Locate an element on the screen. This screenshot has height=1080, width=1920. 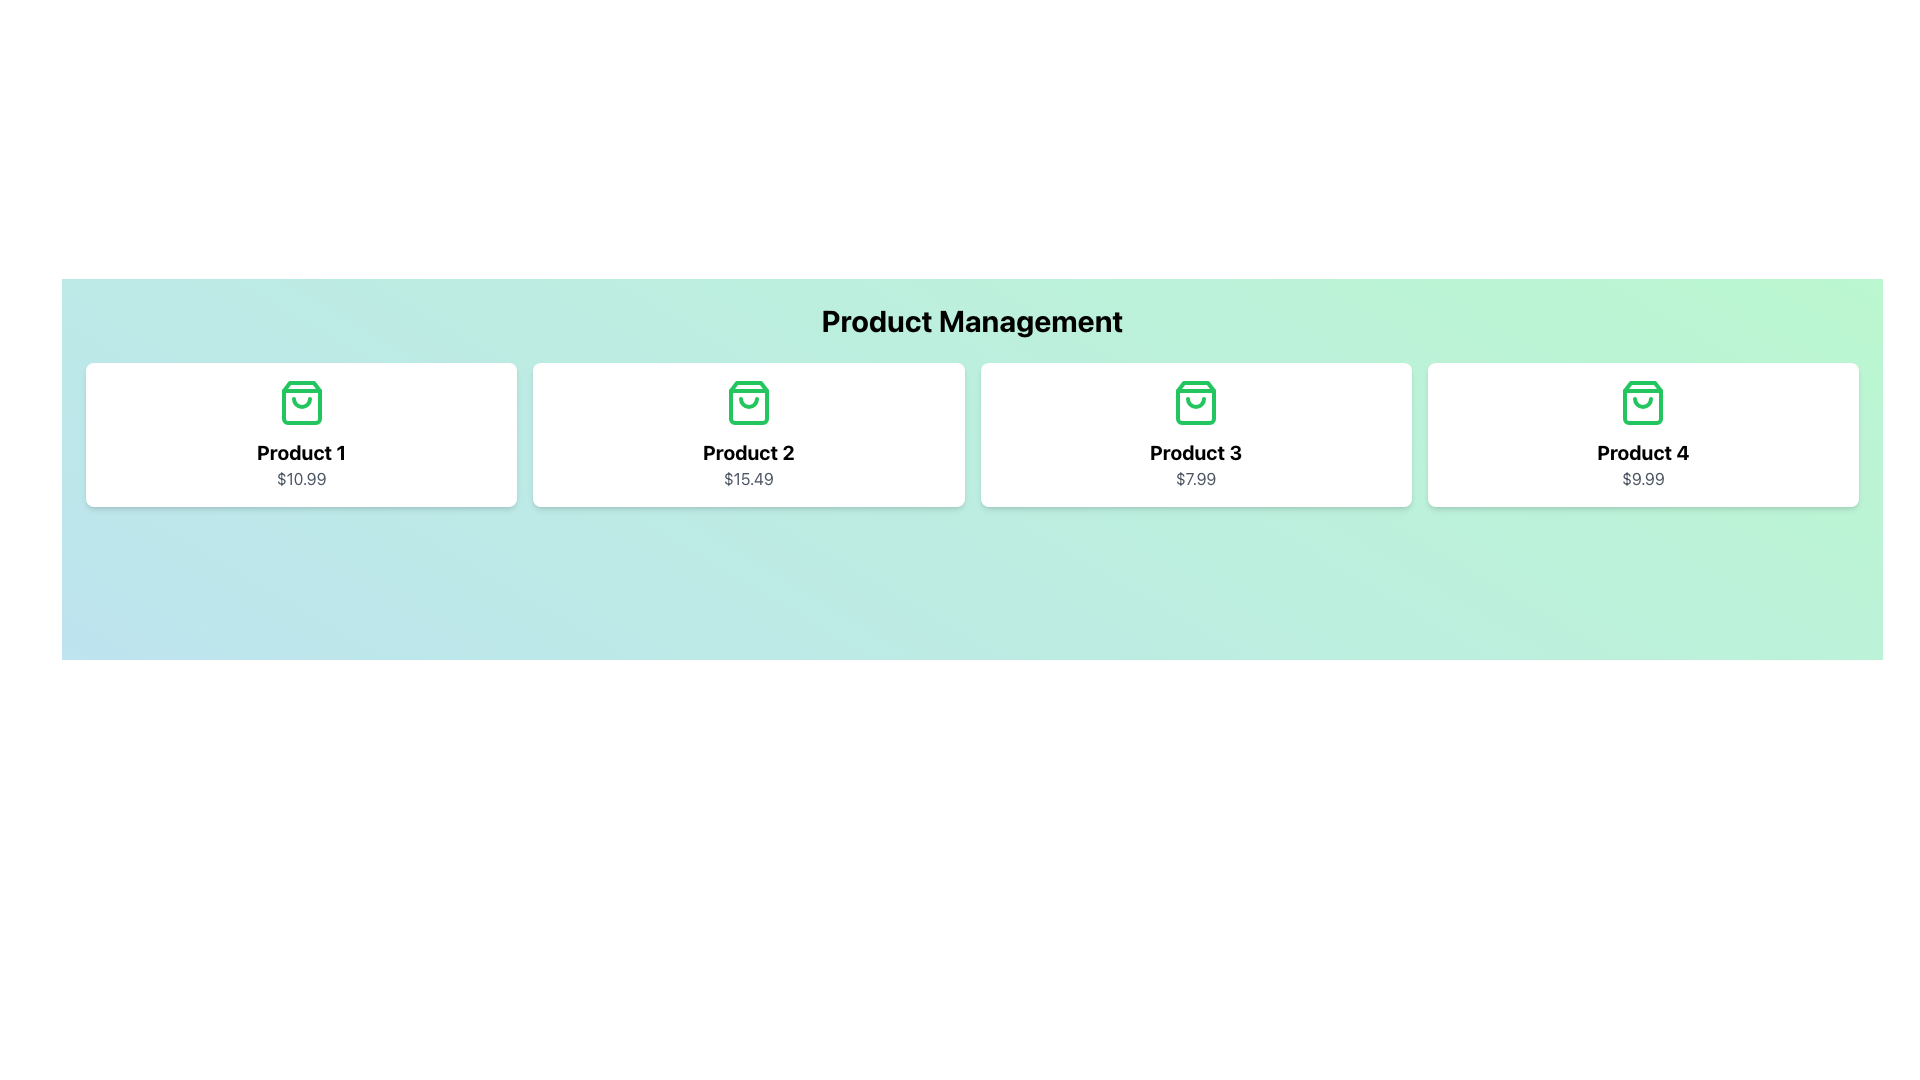
the vector graphic icon of a shopping bag, which is styled with green strokes and located in the second card labeled 'Product 2' is located at coordinates (747, 402).